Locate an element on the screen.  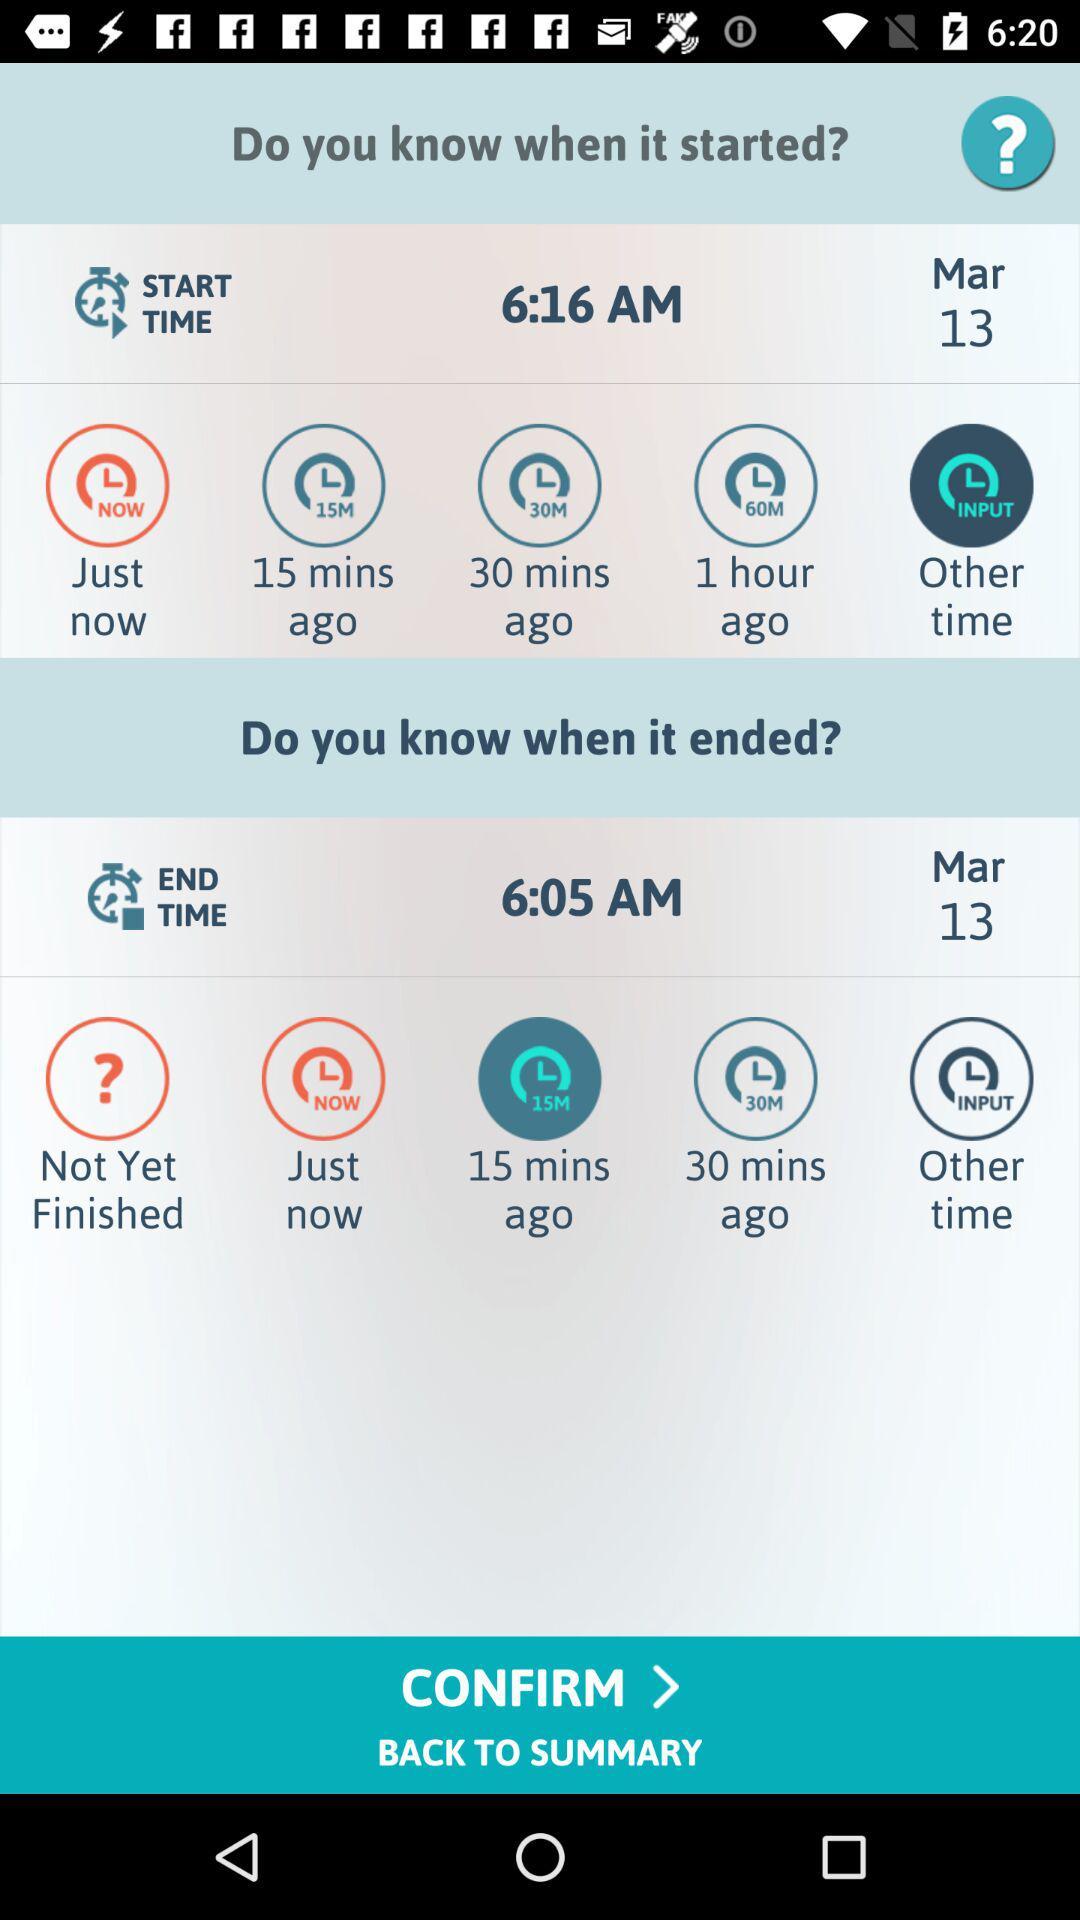
the time icon is located at coordinates (323, 485).